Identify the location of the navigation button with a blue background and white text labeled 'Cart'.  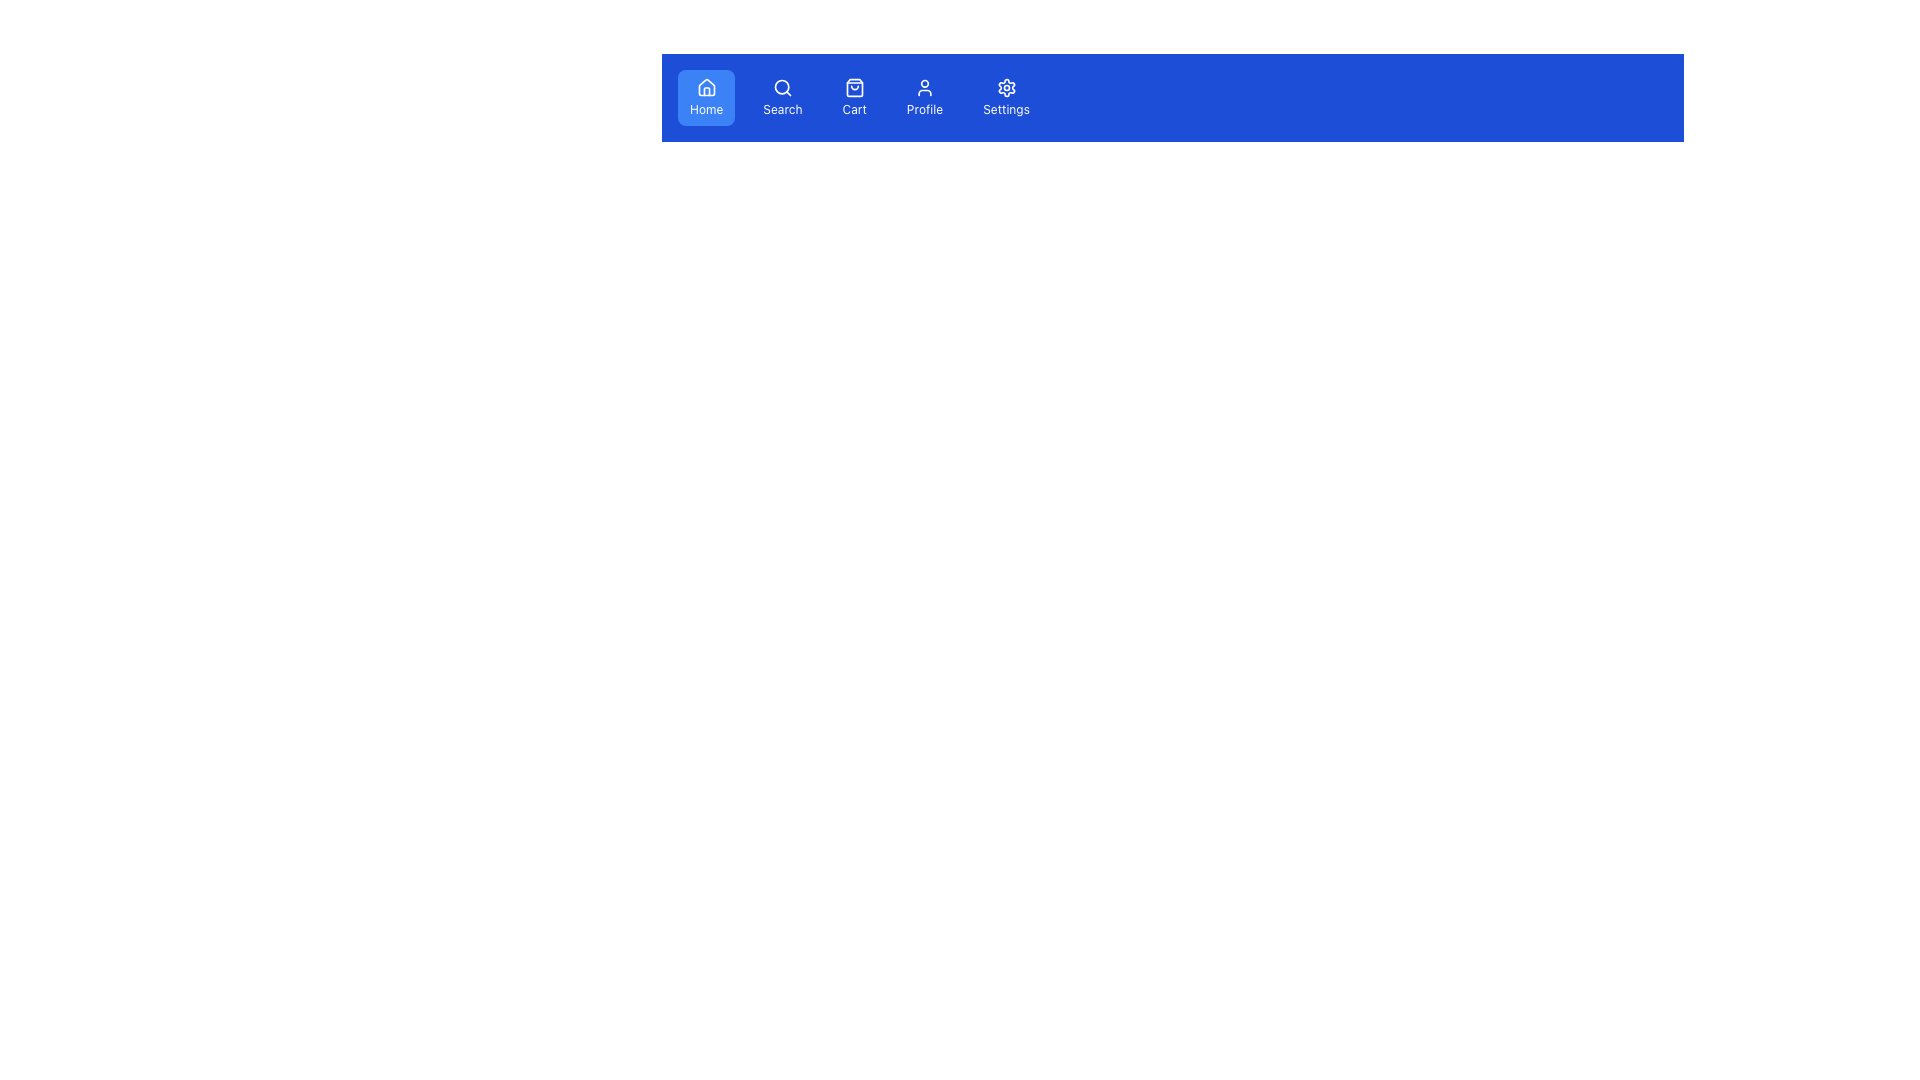
(859, 97).